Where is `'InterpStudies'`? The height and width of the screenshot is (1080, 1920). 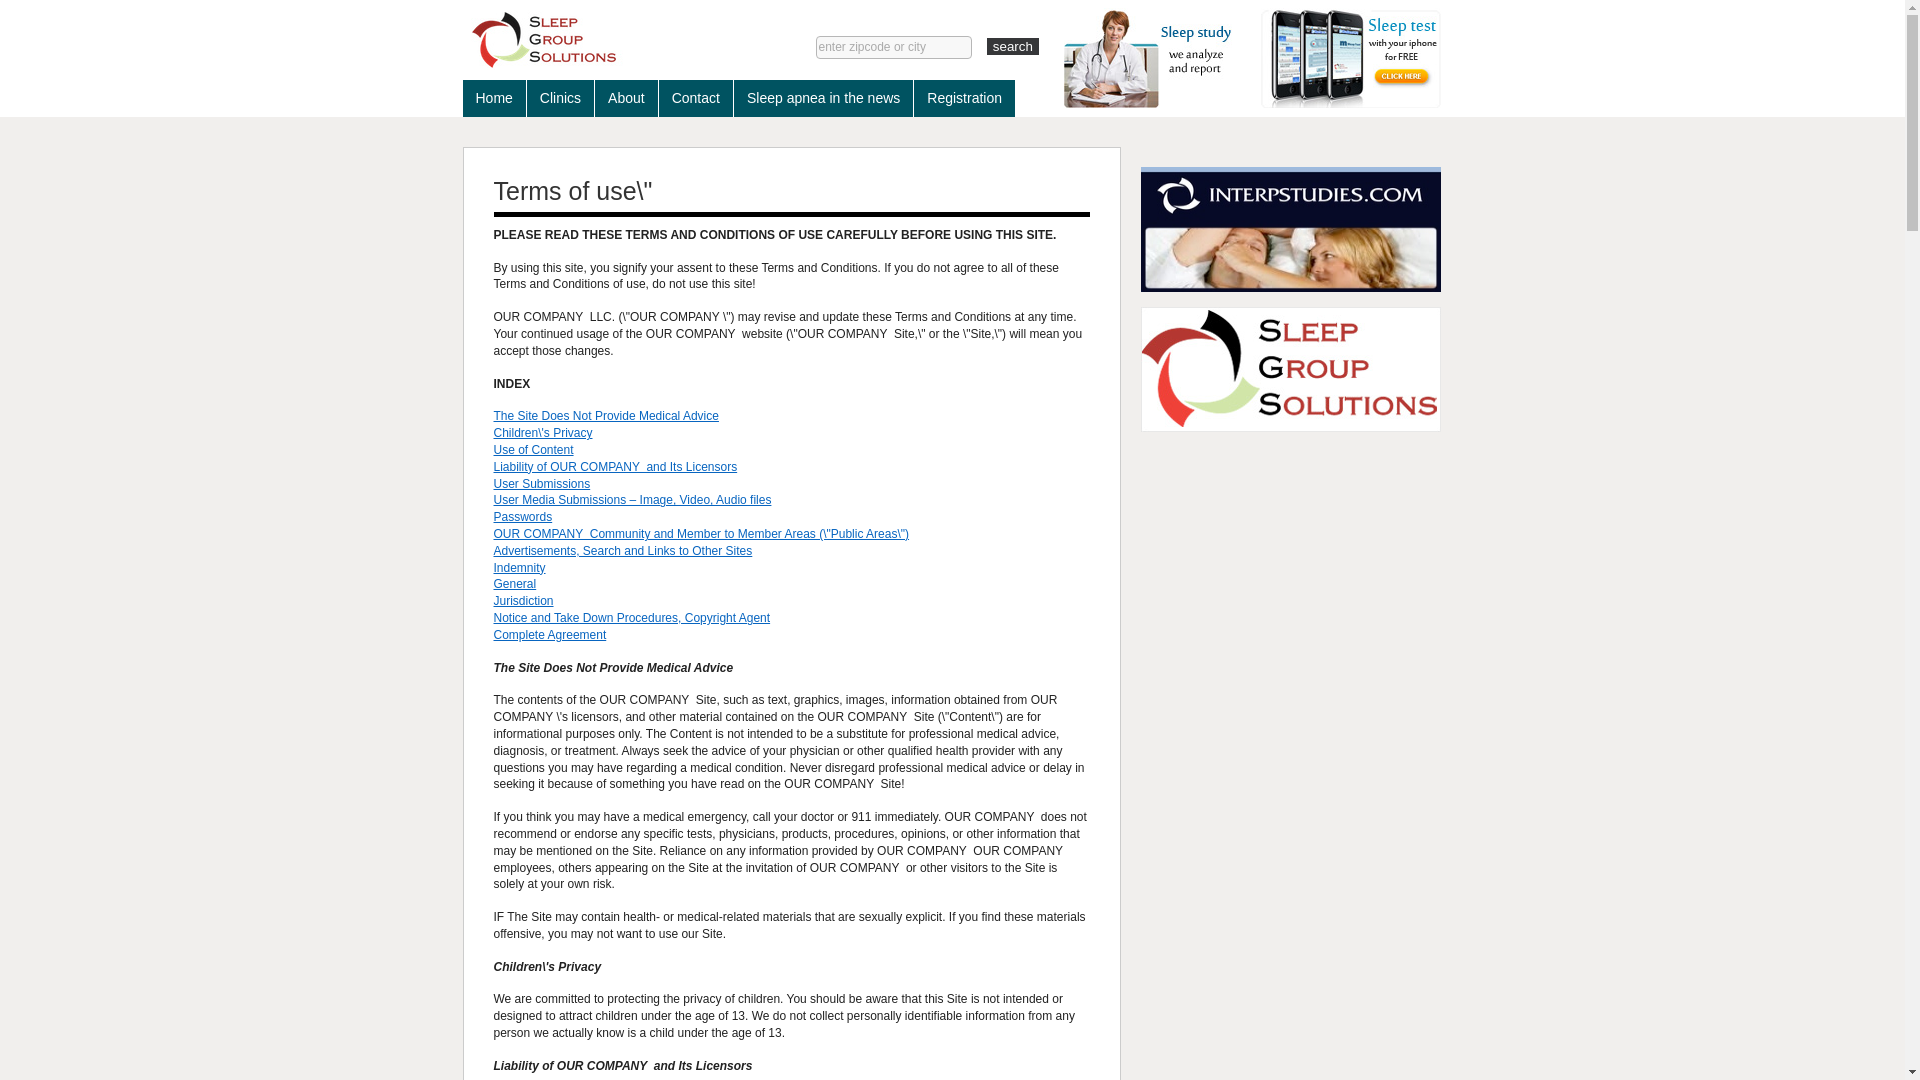
'InterpStudies' is located at coordinates (1290, 228).